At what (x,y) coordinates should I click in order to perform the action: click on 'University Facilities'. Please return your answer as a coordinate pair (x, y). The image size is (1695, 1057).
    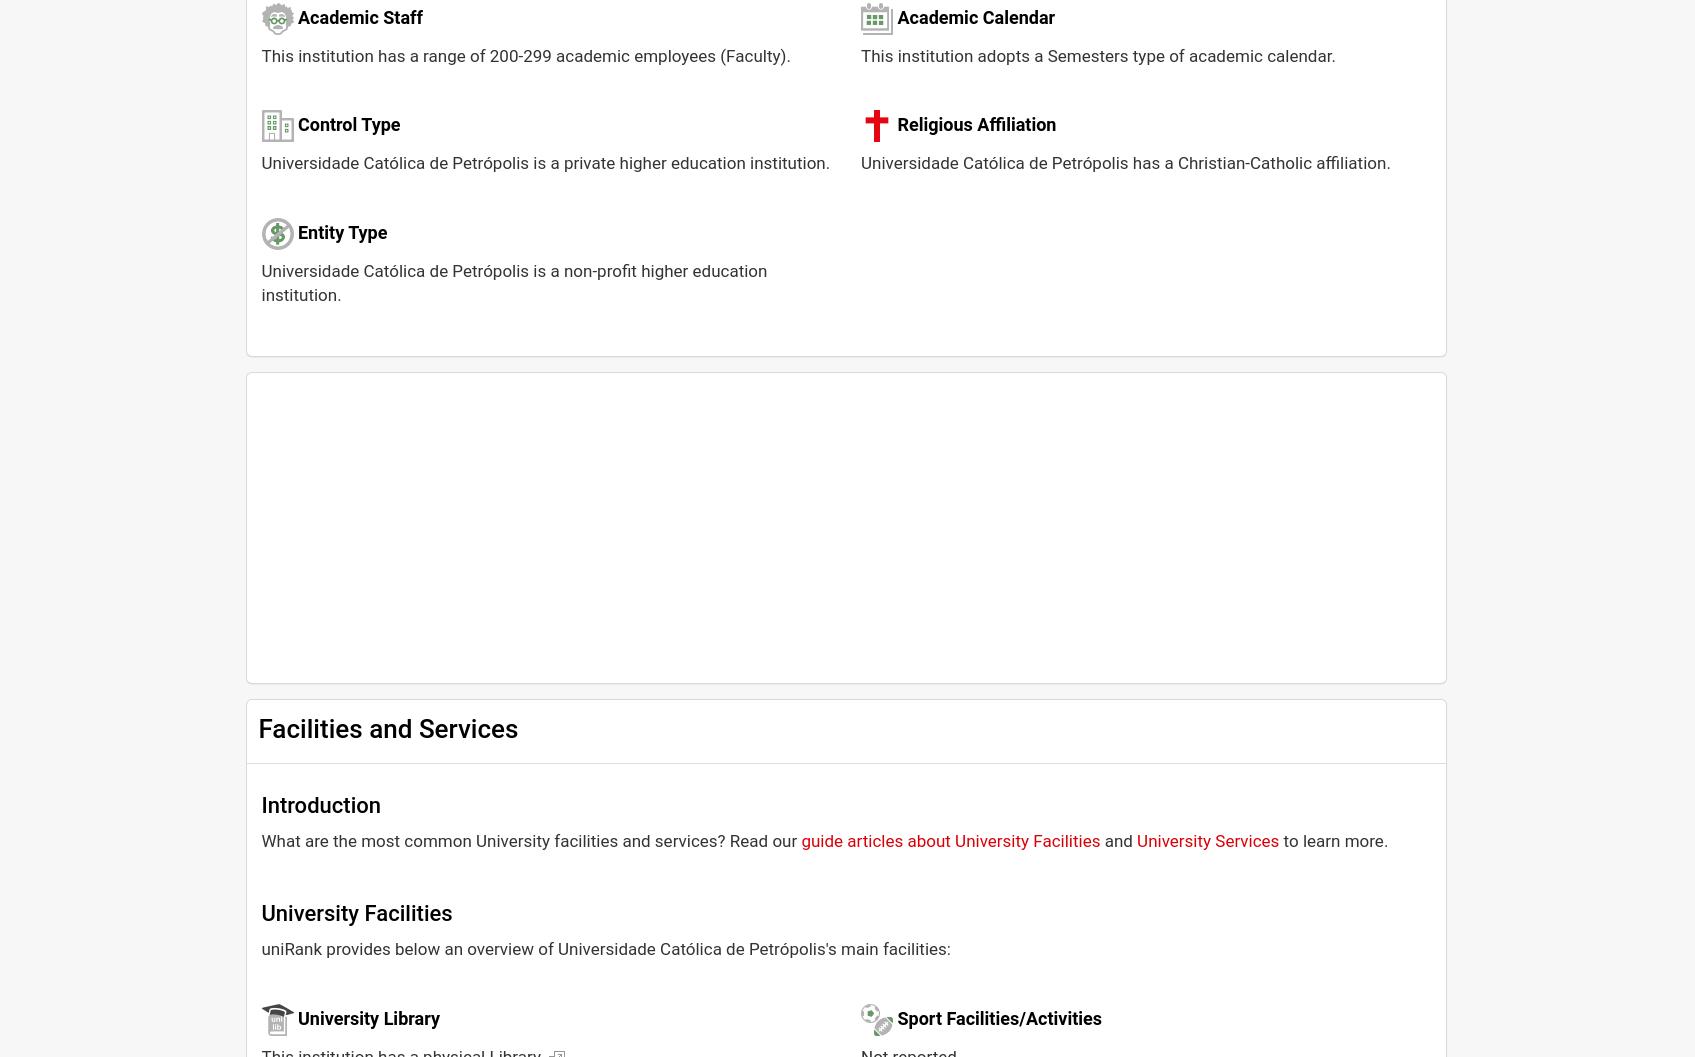
    Looking at the image, I should click on (355, 913).